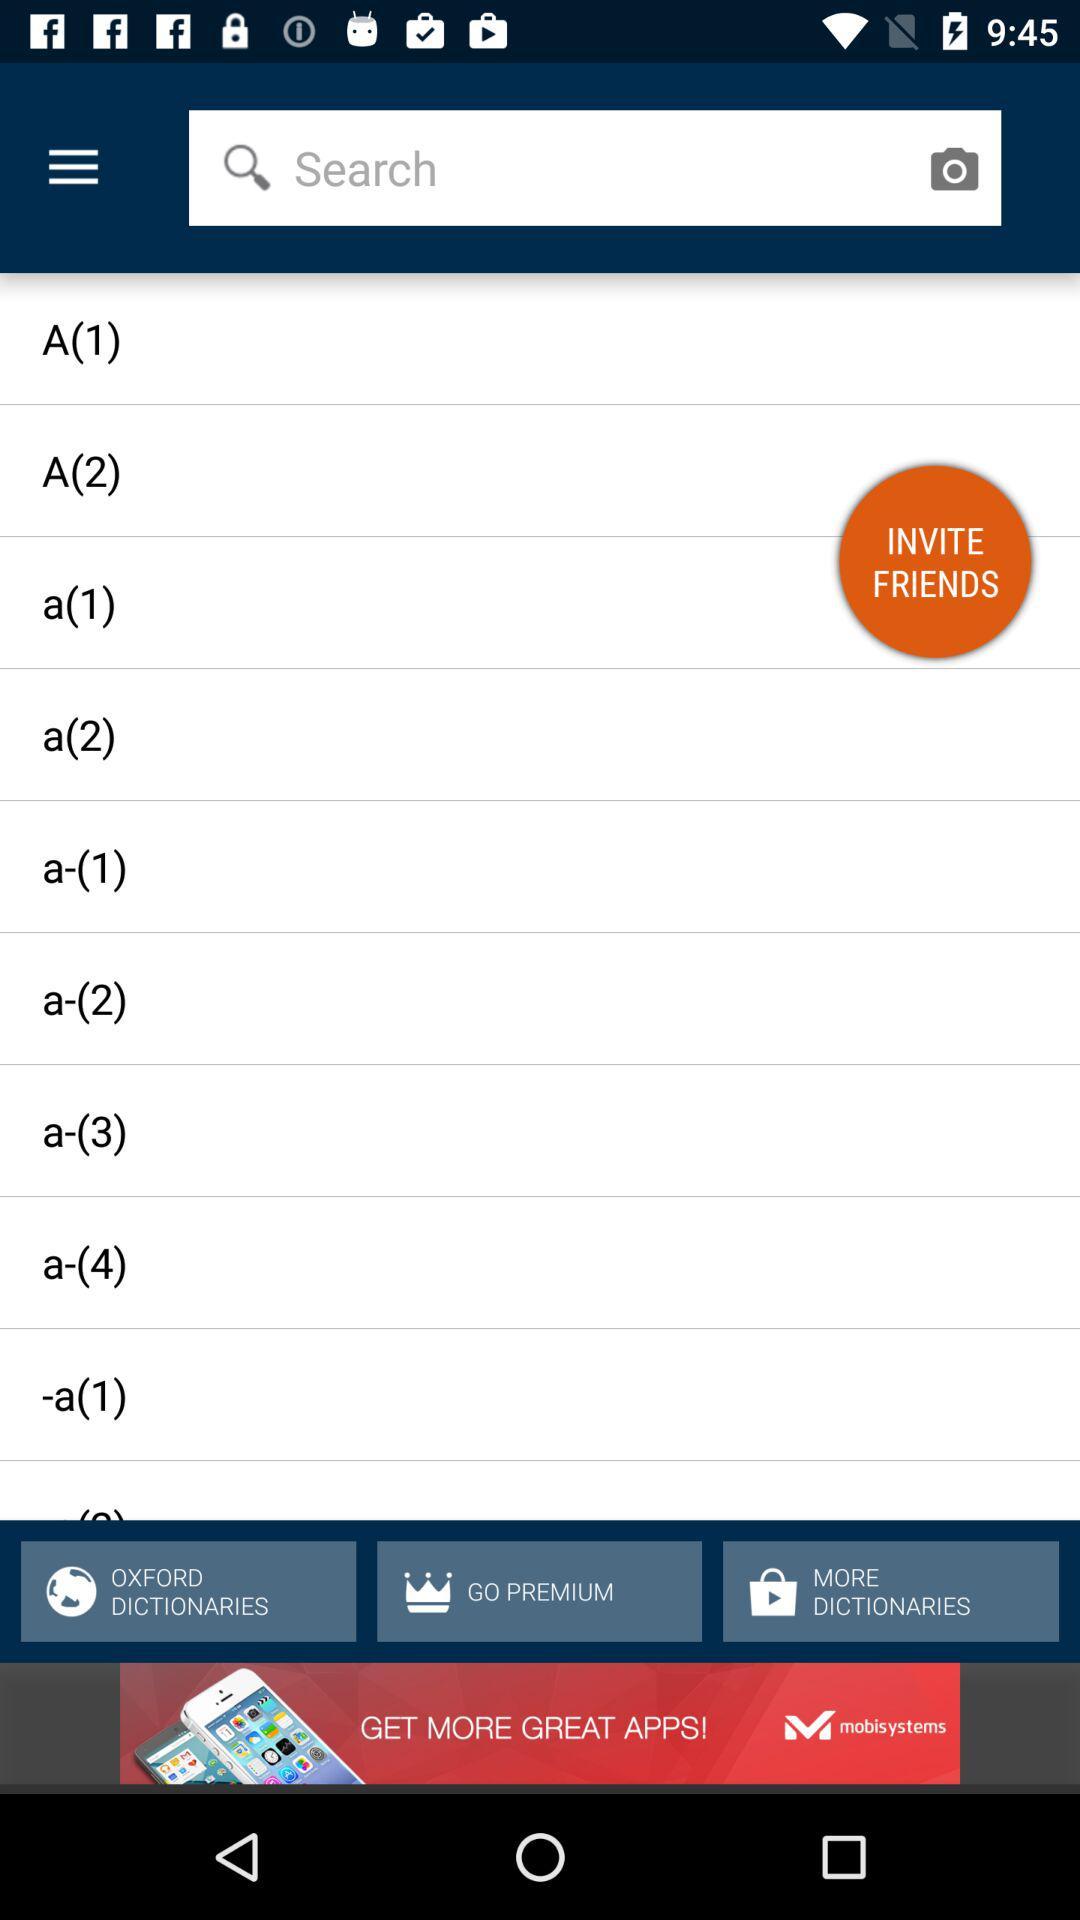  What do you see at coordinates (952, 168) in the screenshot?
I see `the icon above the a(1) icon` at bounding box center [952, 168].